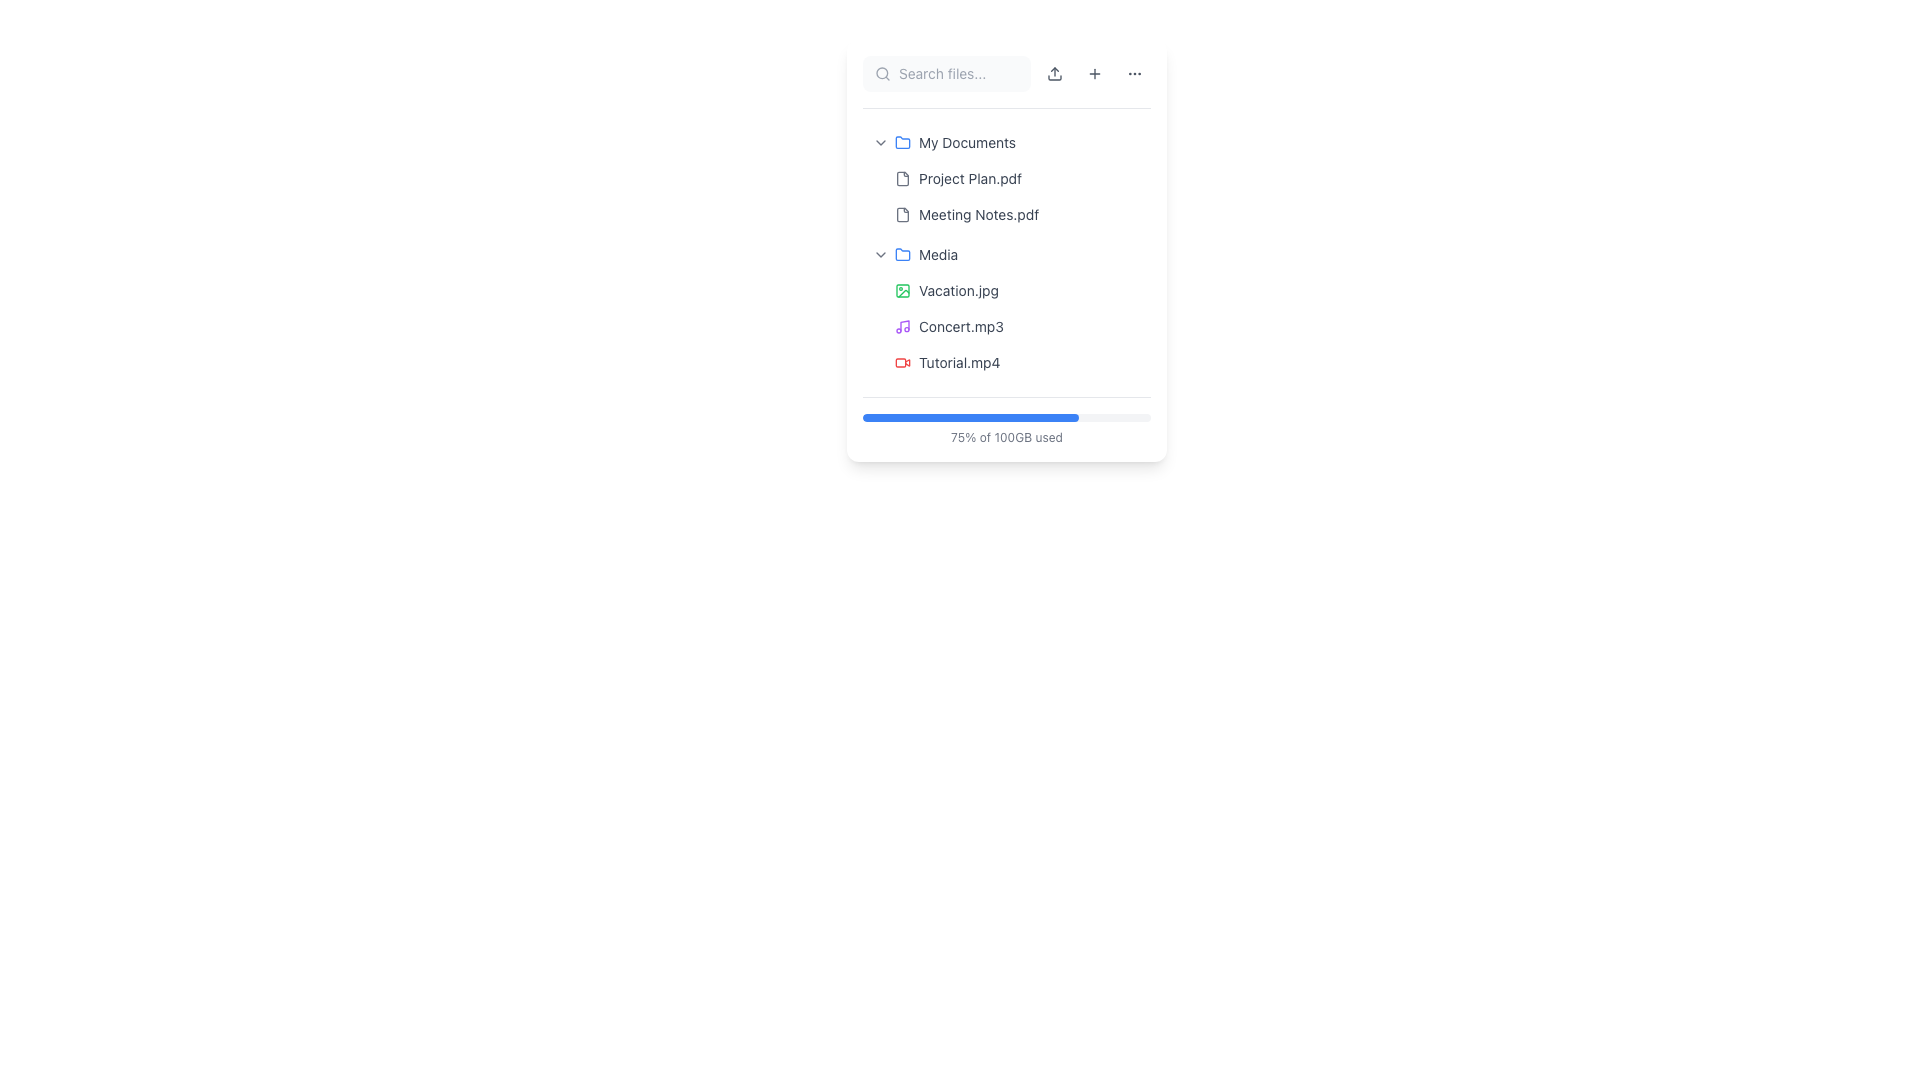 The image size is (1920, 1080). What do you see at coordinates (1018, 215) in the screenshot?
I see `the file list item for 'Meeting Notes.pdf'` at bounding box center [1018, 215].